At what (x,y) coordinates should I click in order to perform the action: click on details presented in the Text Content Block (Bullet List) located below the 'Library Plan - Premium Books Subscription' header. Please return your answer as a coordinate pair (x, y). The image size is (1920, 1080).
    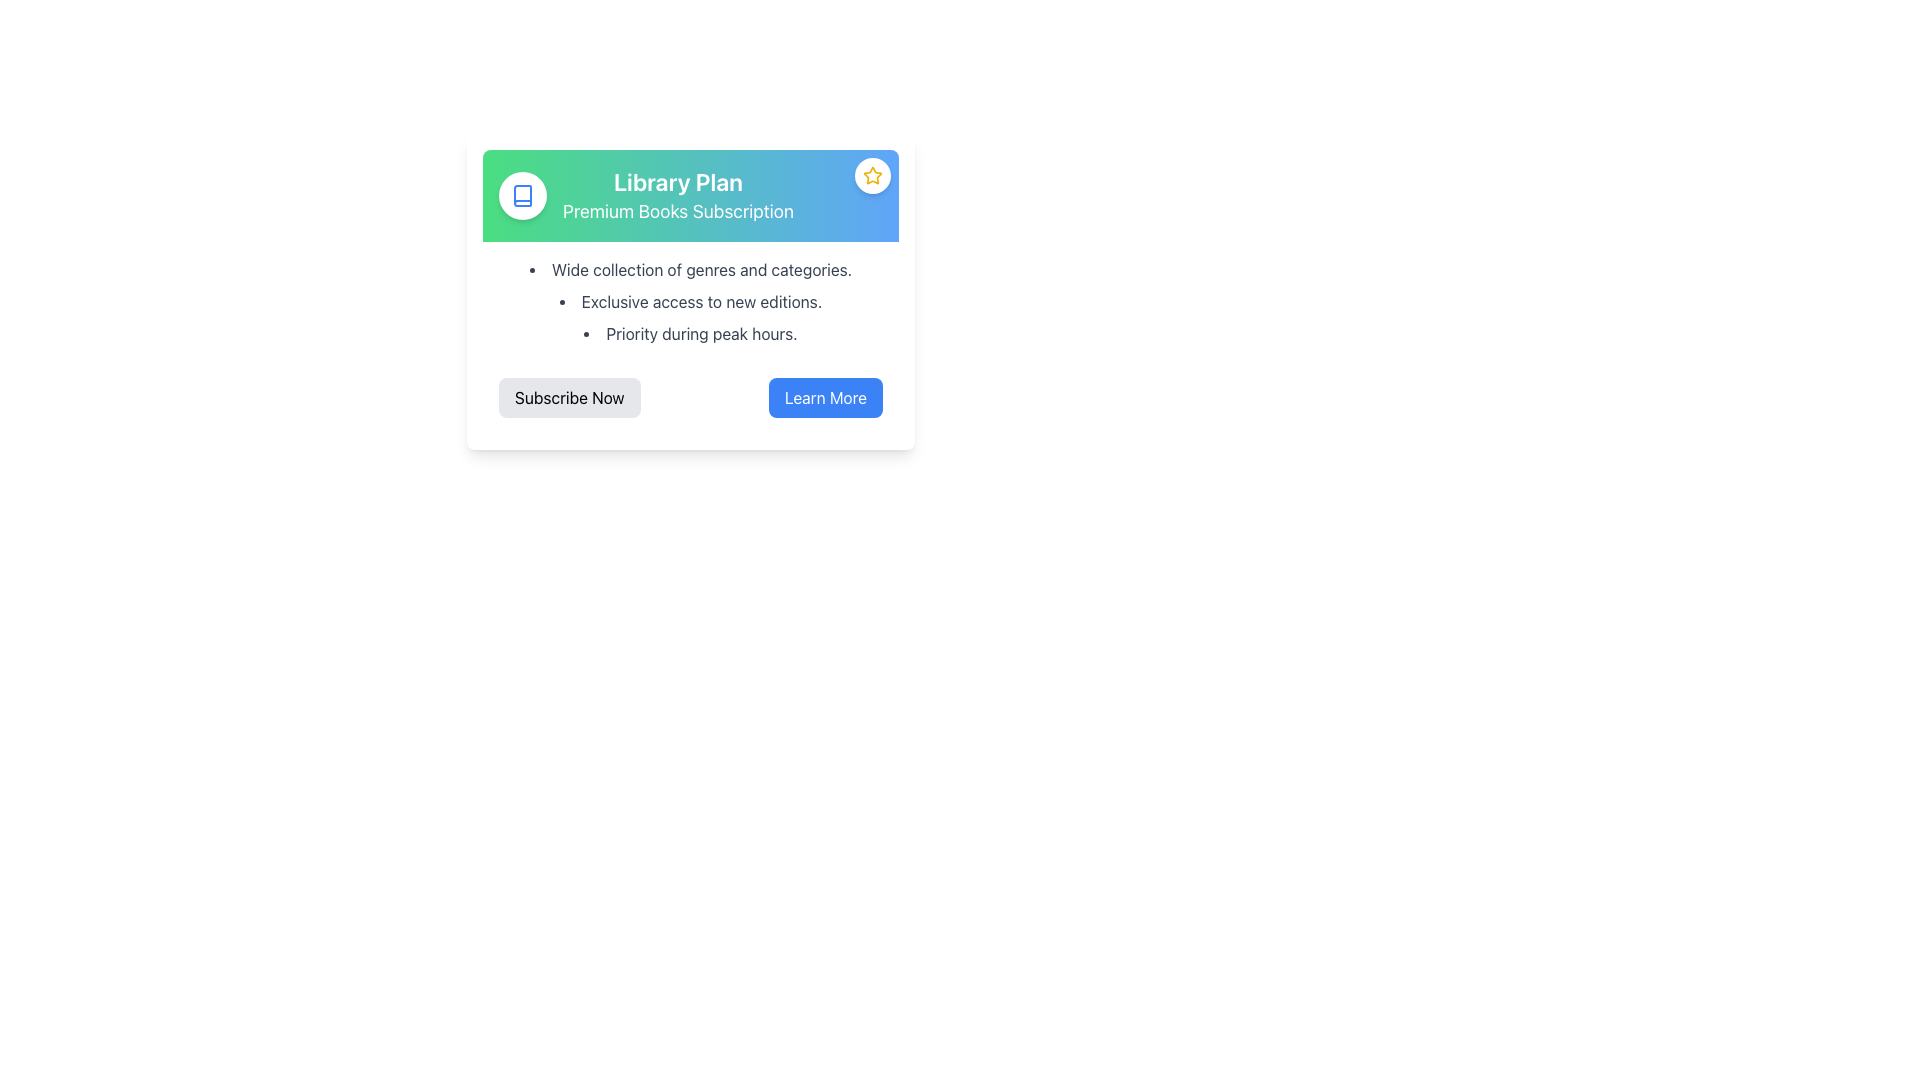
    Looking at the image, I should click on (691, 301).